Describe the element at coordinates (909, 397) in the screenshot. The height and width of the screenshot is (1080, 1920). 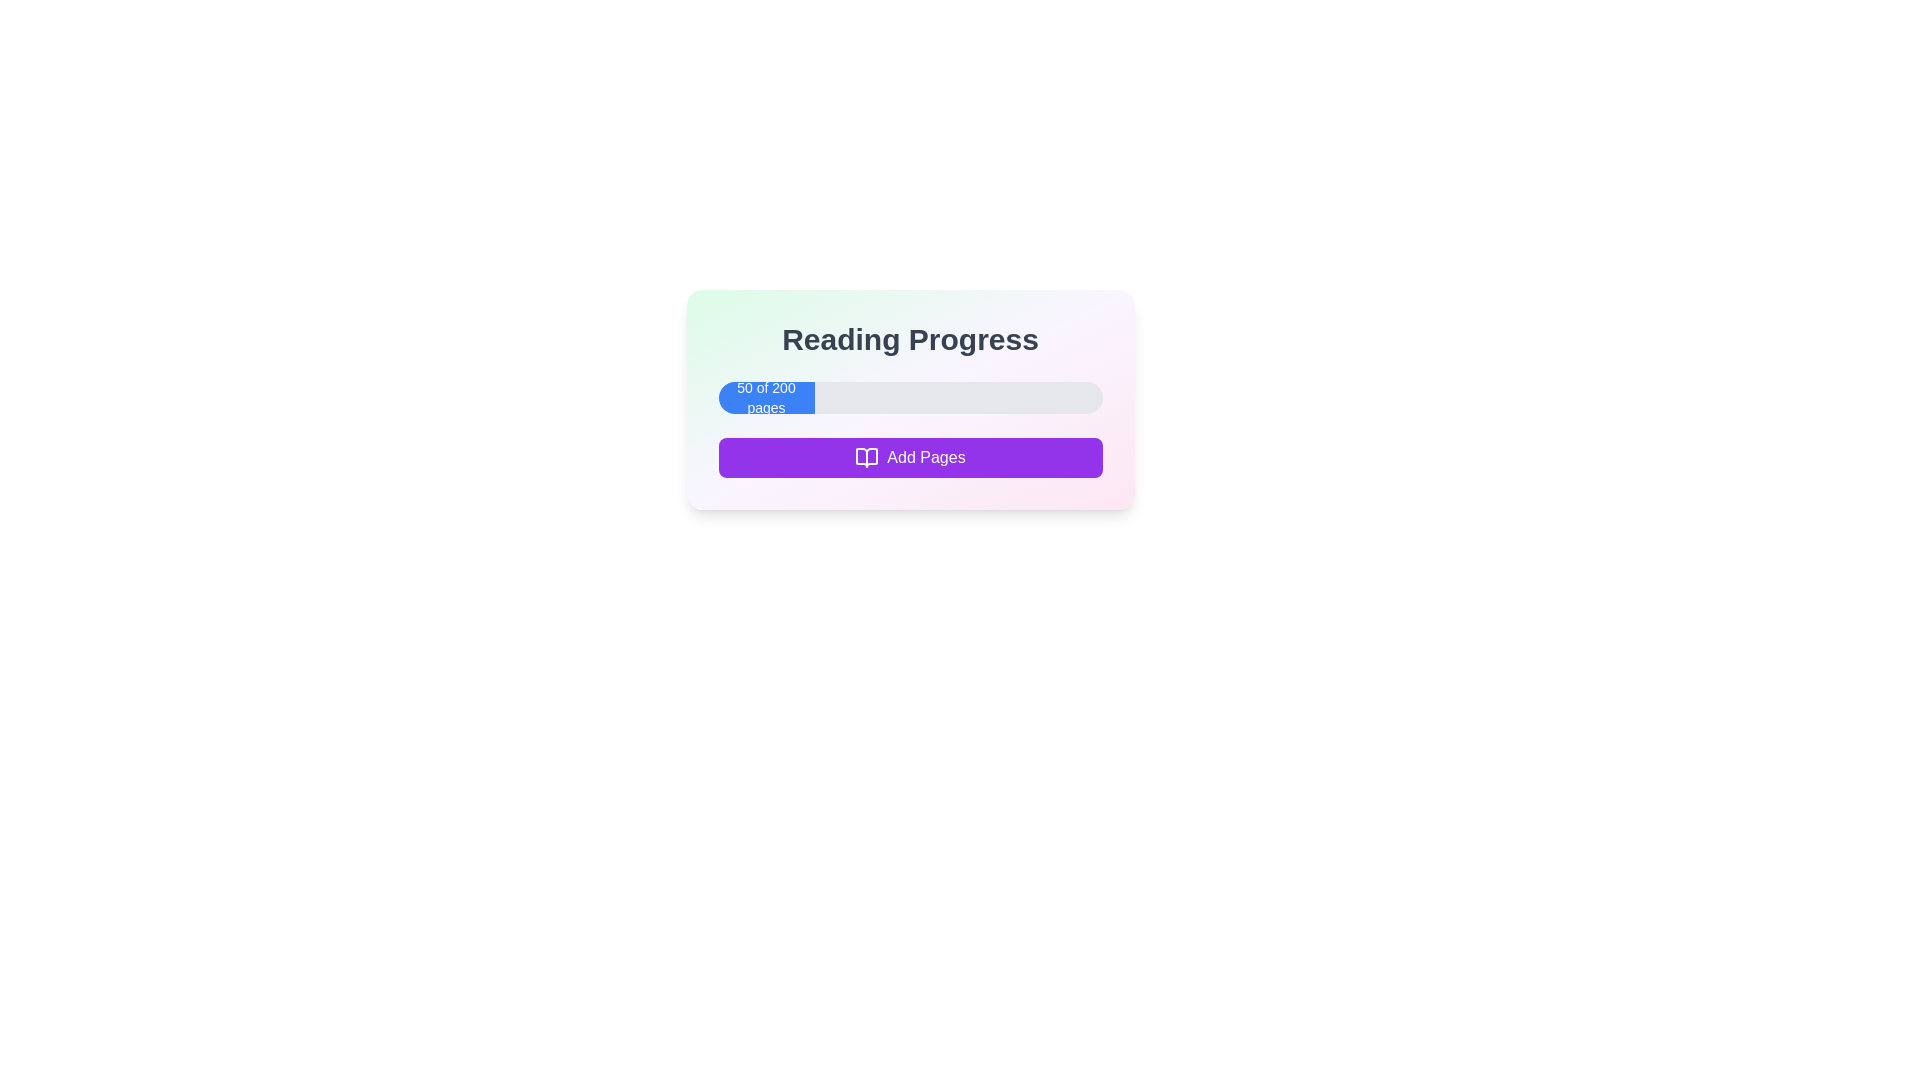
I see `the progress bar element displaying '50 of 200 pages' which is located below the title 'Reading Progress' and above the 'Add Pages' button` at that location.